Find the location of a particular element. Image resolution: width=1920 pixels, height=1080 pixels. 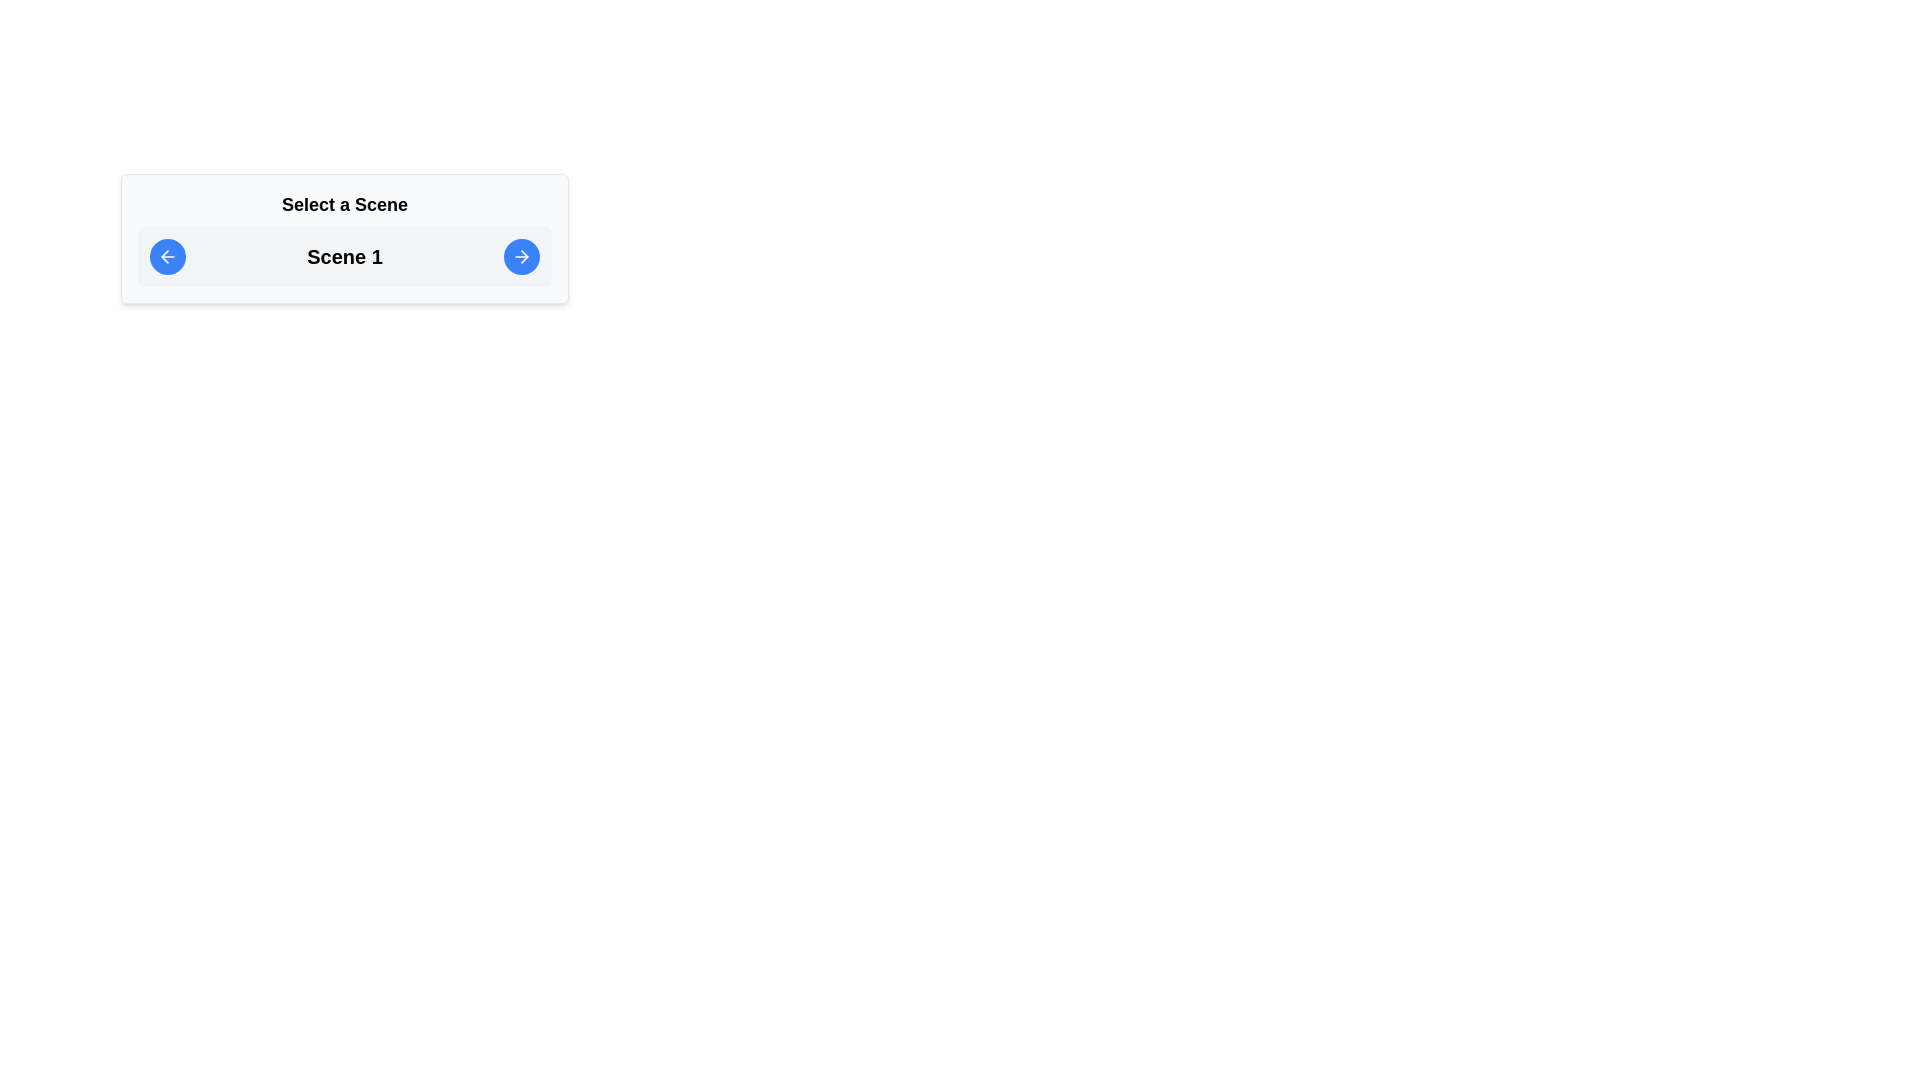

the back icon located within the blue circular button on the left side of the interface is located at coordinates (168, 256).